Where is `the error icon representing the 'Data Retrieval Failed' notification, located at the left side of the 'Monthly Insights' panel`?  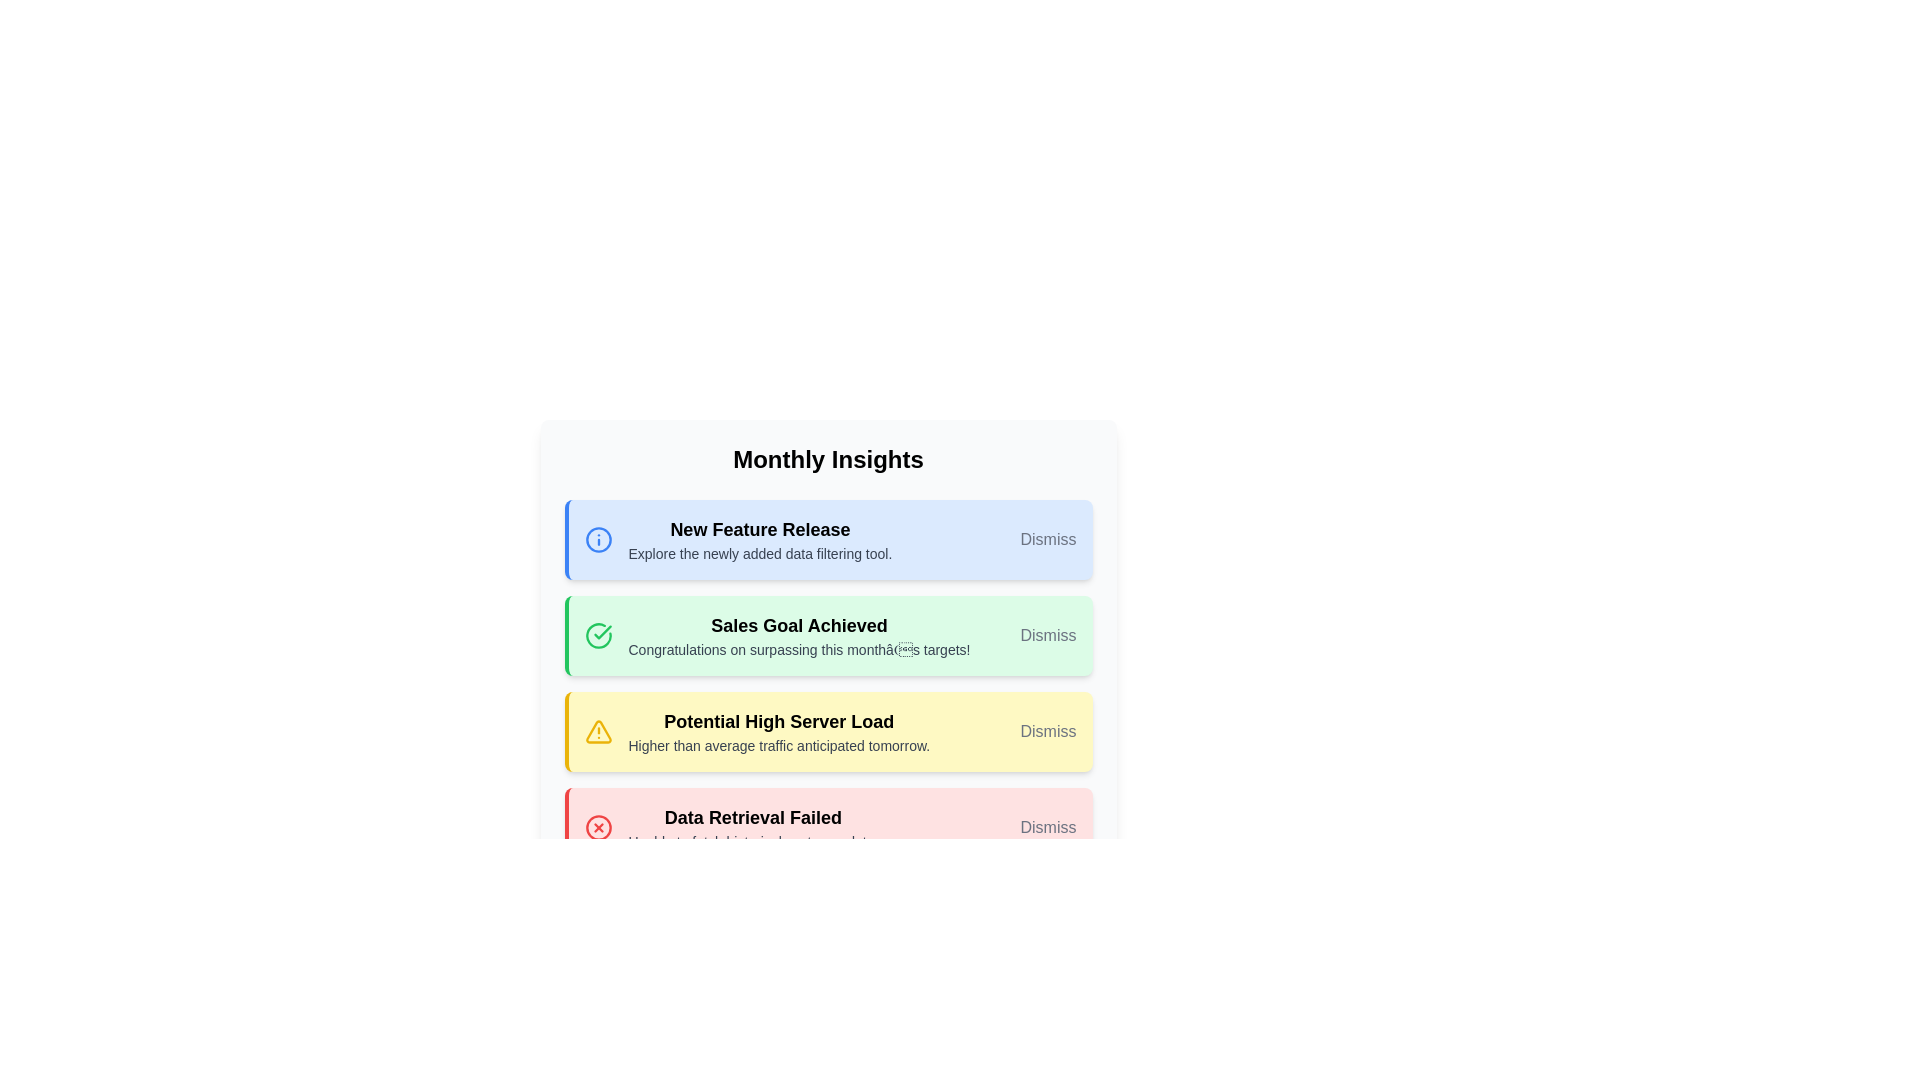
the error icon representing the 'Data Retrieval Failed' notification, located at the left side of the 'Monthly Insights' panel is located at coordinates (597, 828).